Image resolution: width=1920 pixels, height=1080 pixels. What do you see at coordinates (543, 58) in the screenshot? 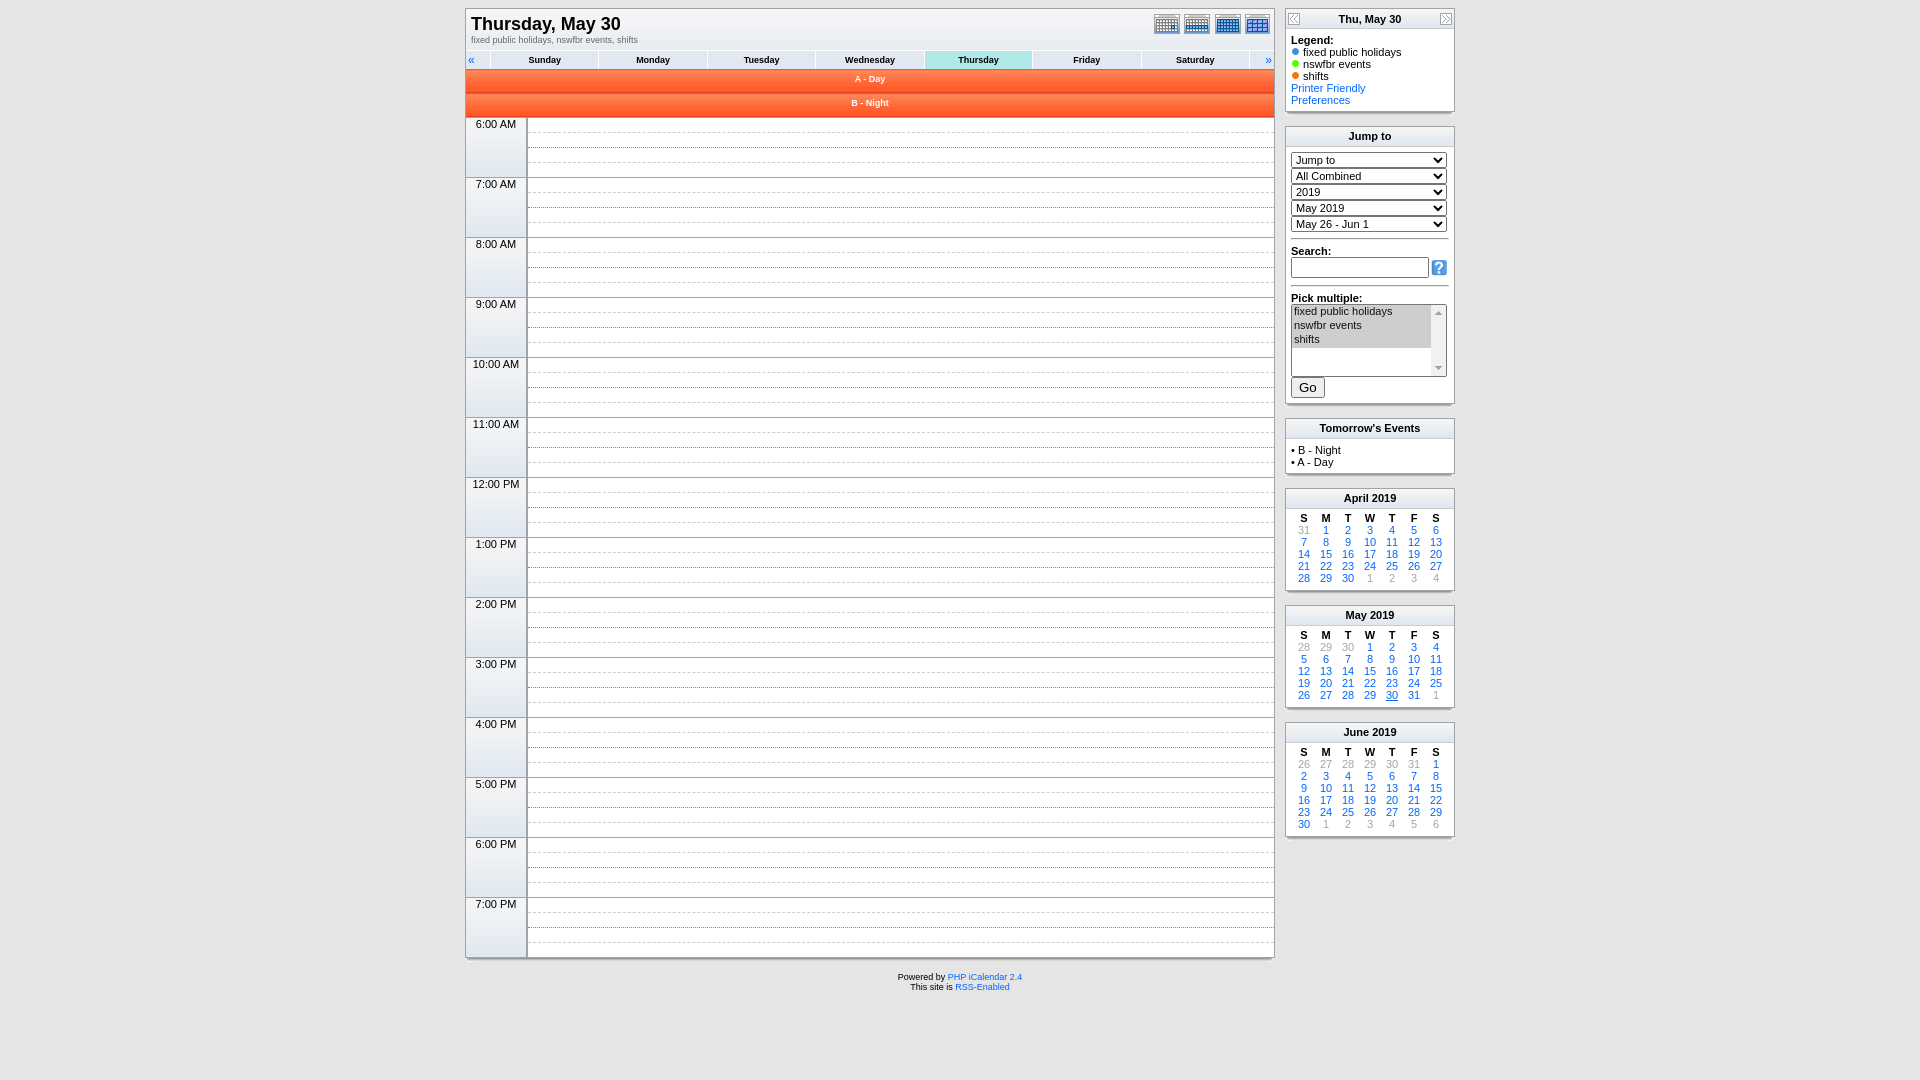
I see `'Sunday'` at bounding box center [543, 58].